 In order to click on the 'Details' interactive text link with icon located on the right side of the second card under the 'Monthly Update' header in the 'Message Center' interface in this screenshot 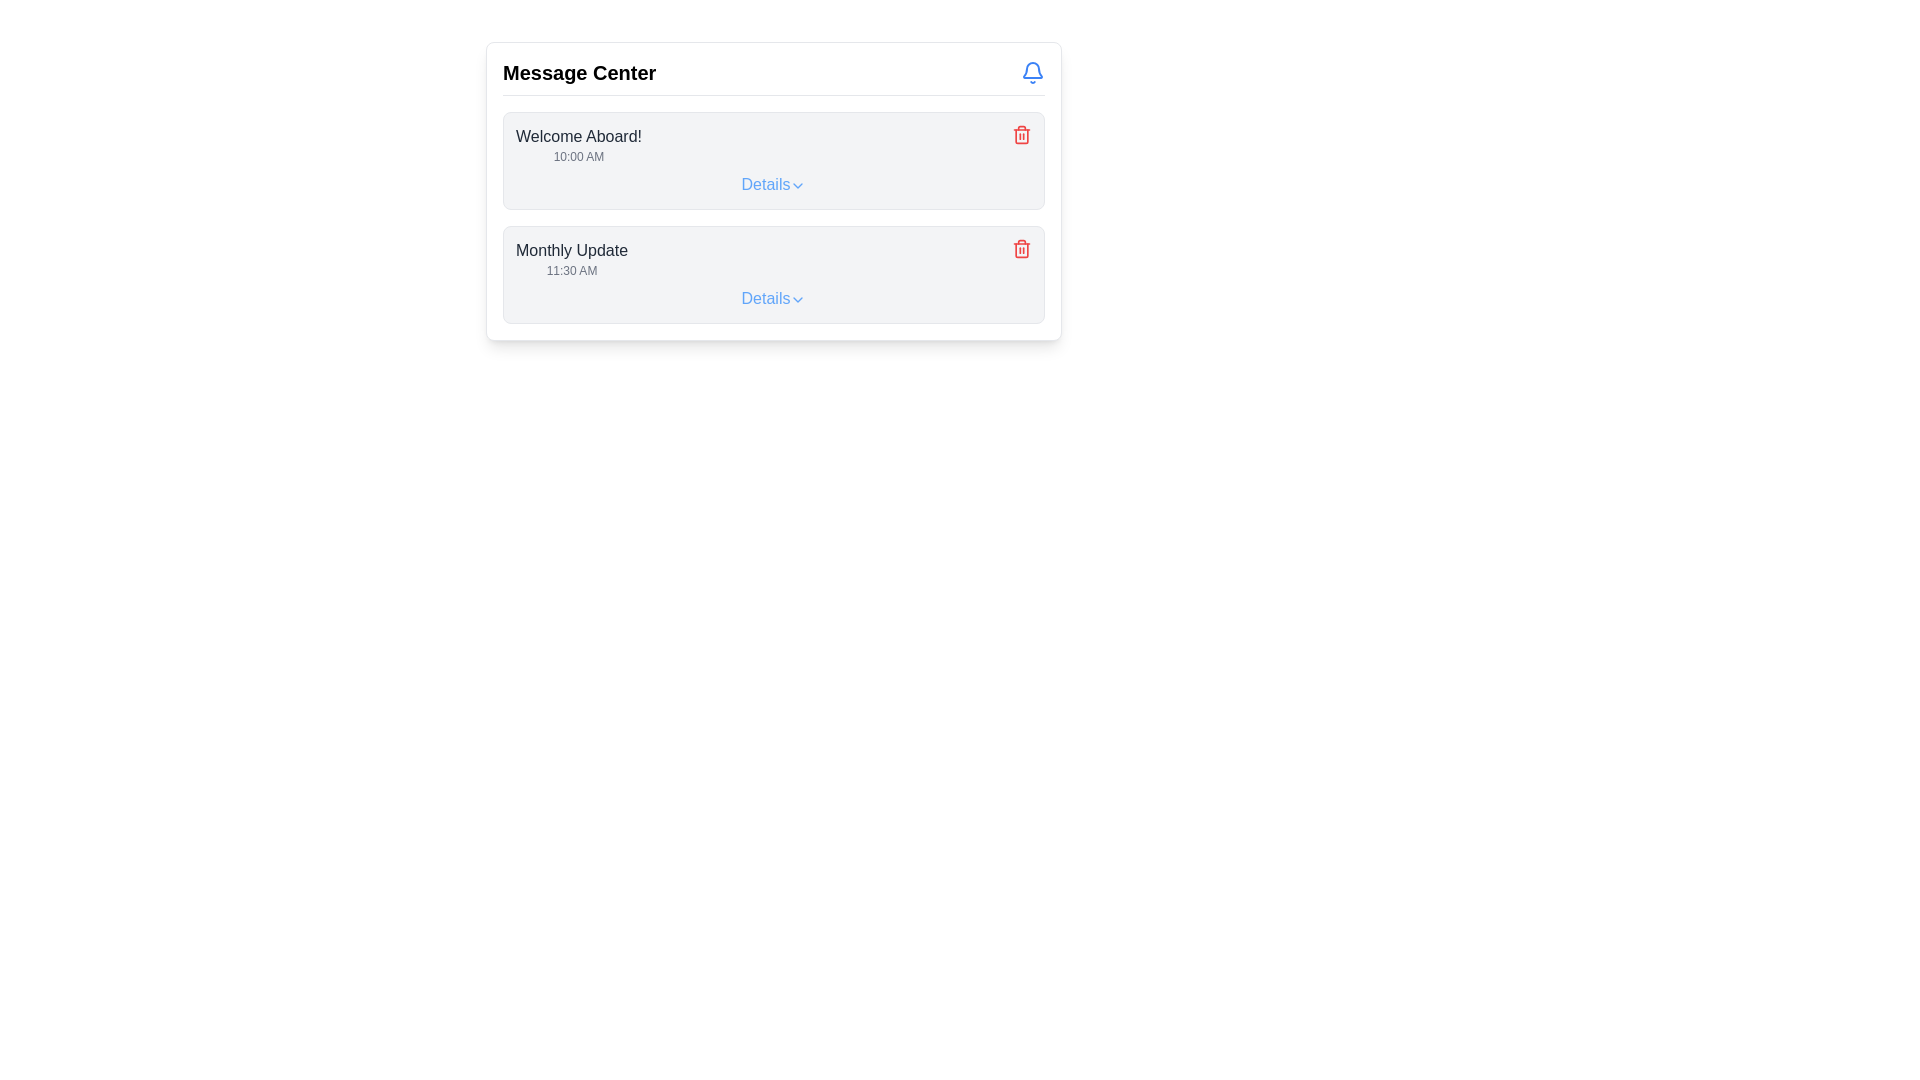, I will do `click(772, 299)`.